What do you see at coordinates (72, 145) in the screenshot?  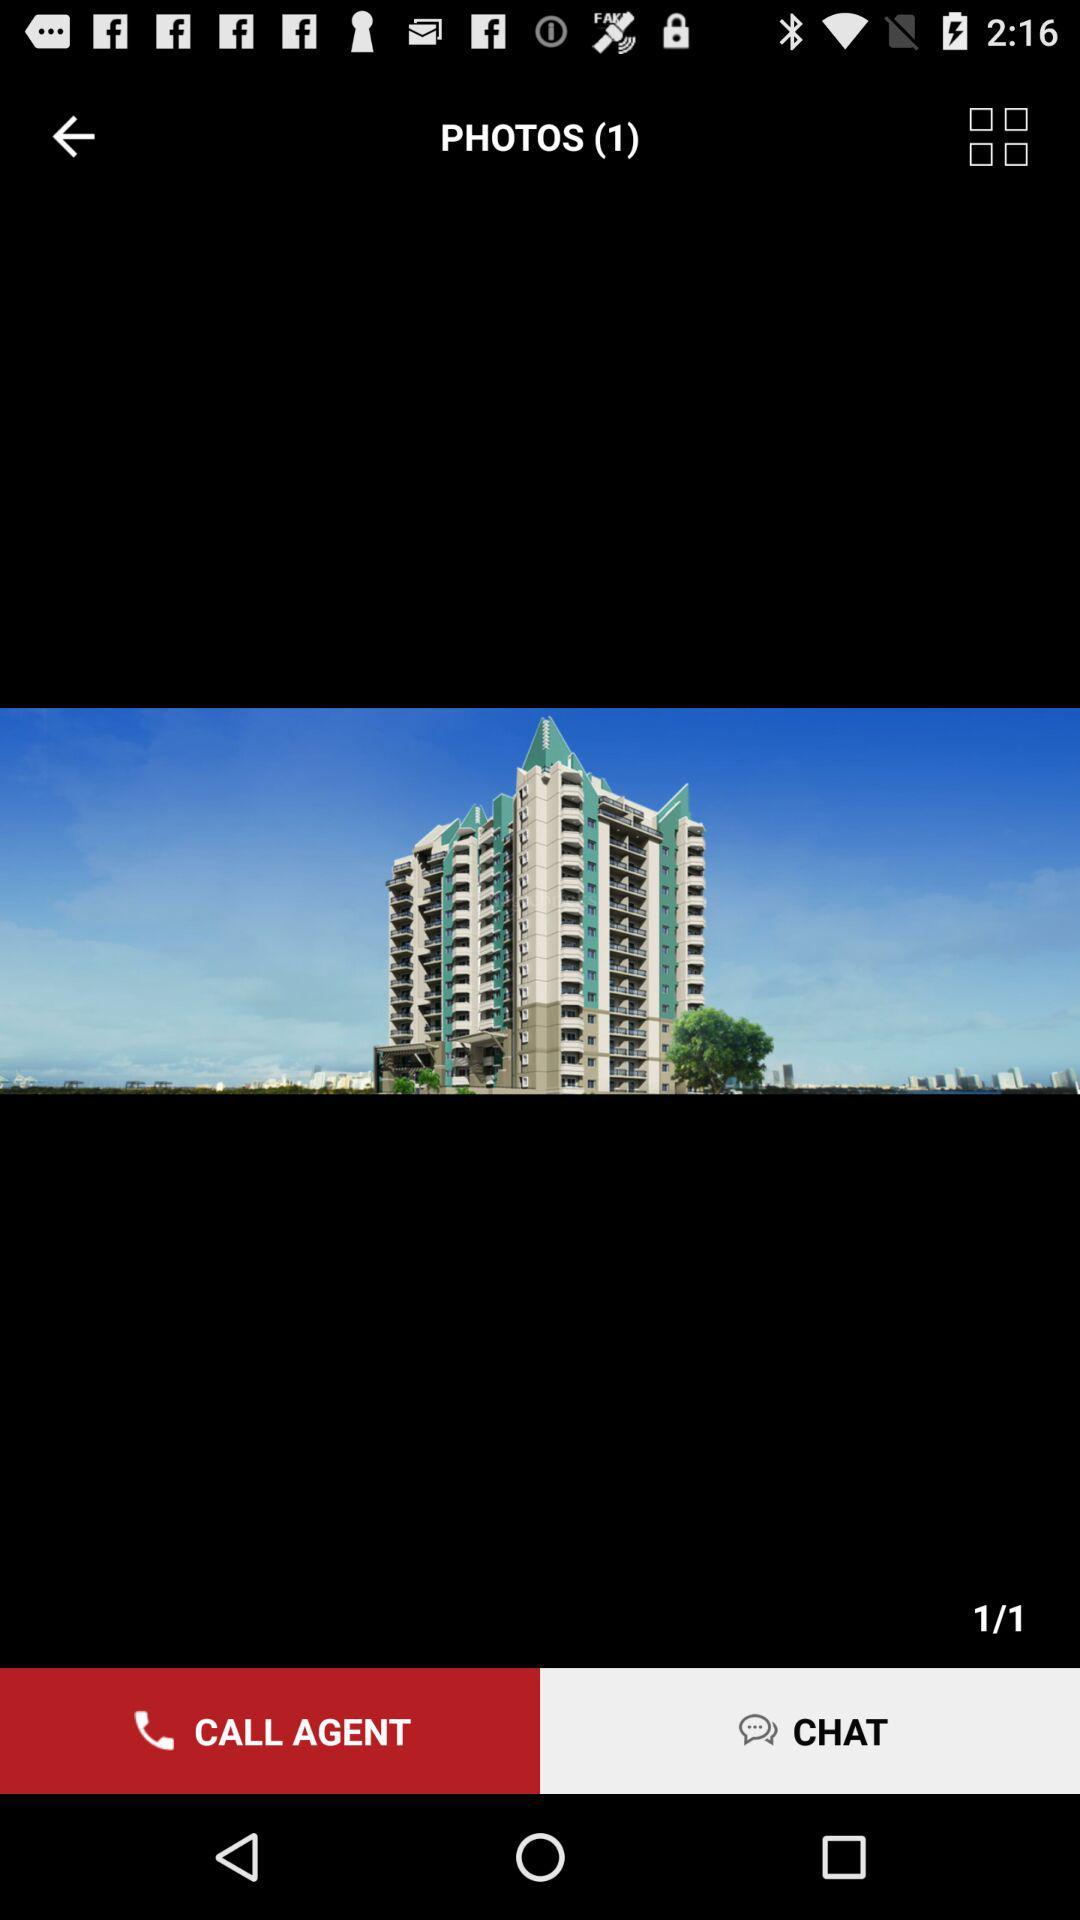 I see `the arrow_backward icon` at bounding box center [72, 145].